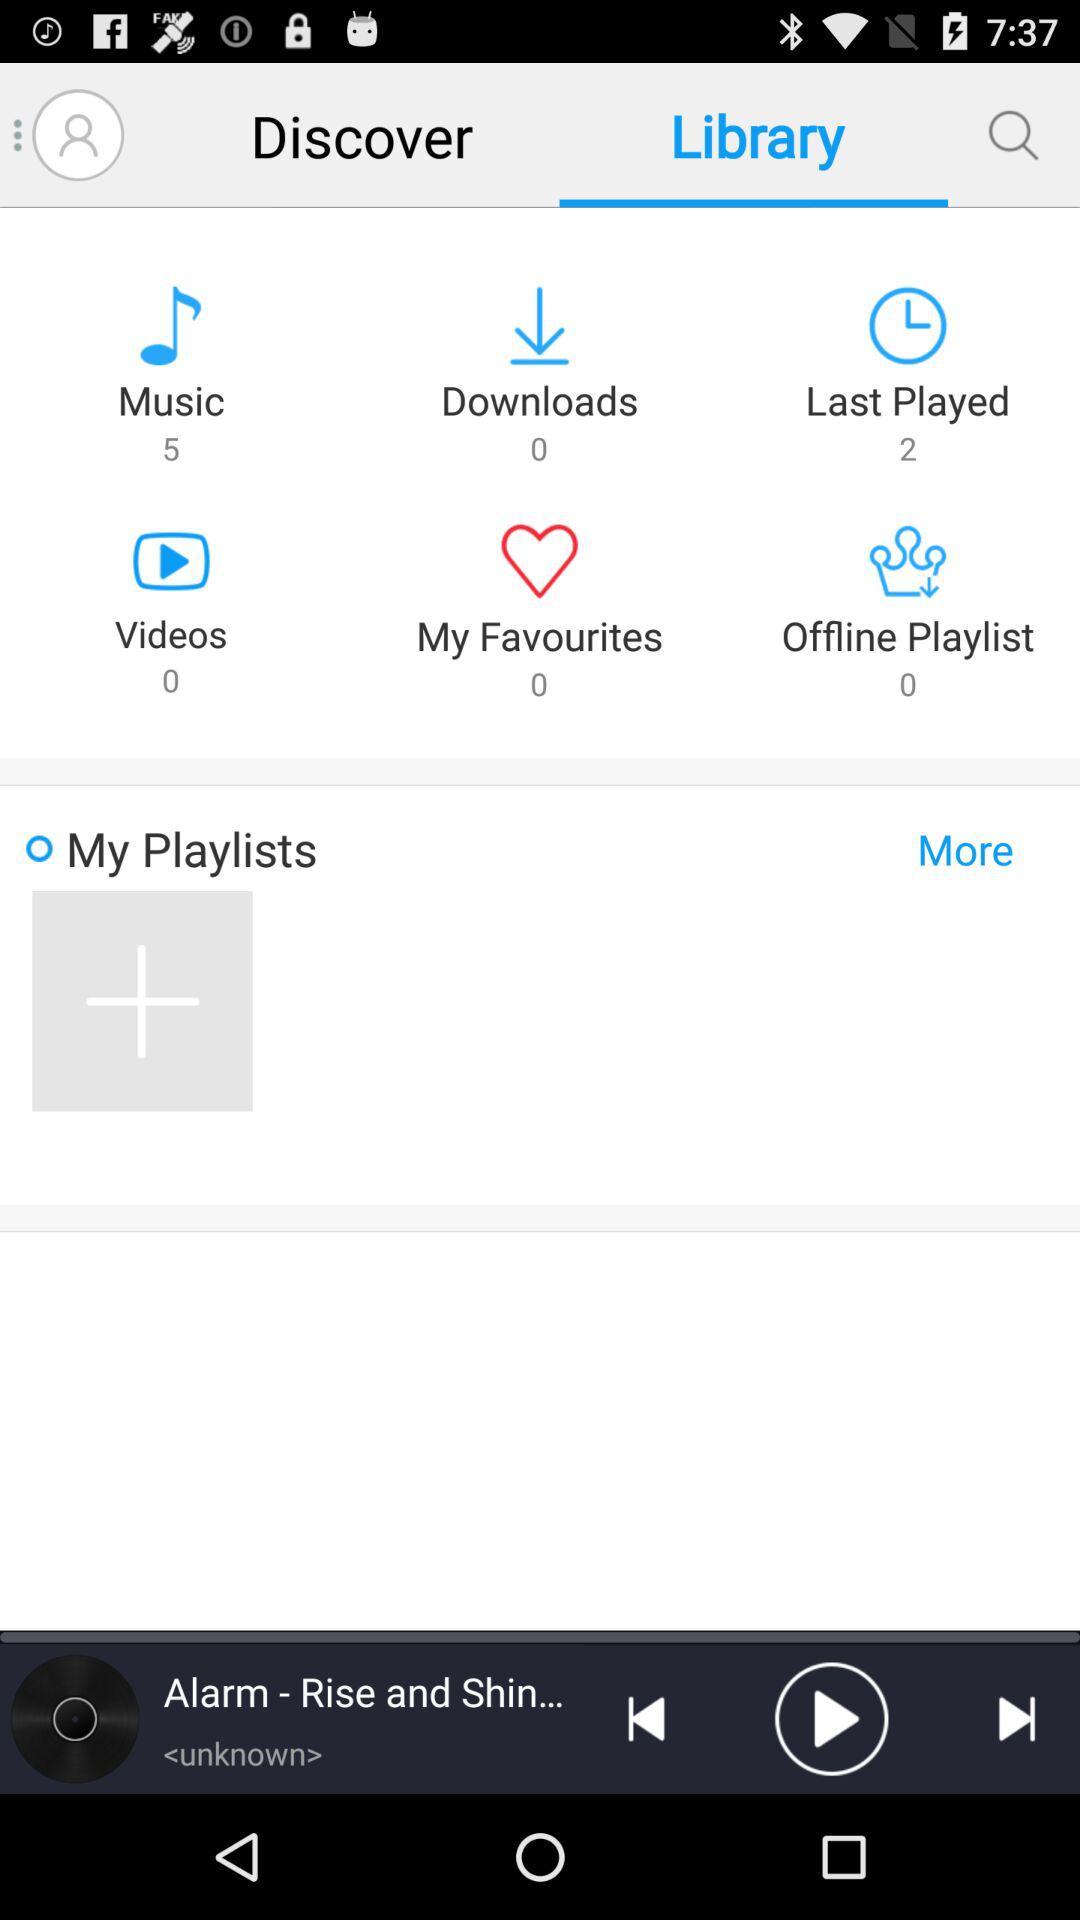  Describe the element at coordinates (1017, 1717) in the screenshot. I see `next item` at that location.